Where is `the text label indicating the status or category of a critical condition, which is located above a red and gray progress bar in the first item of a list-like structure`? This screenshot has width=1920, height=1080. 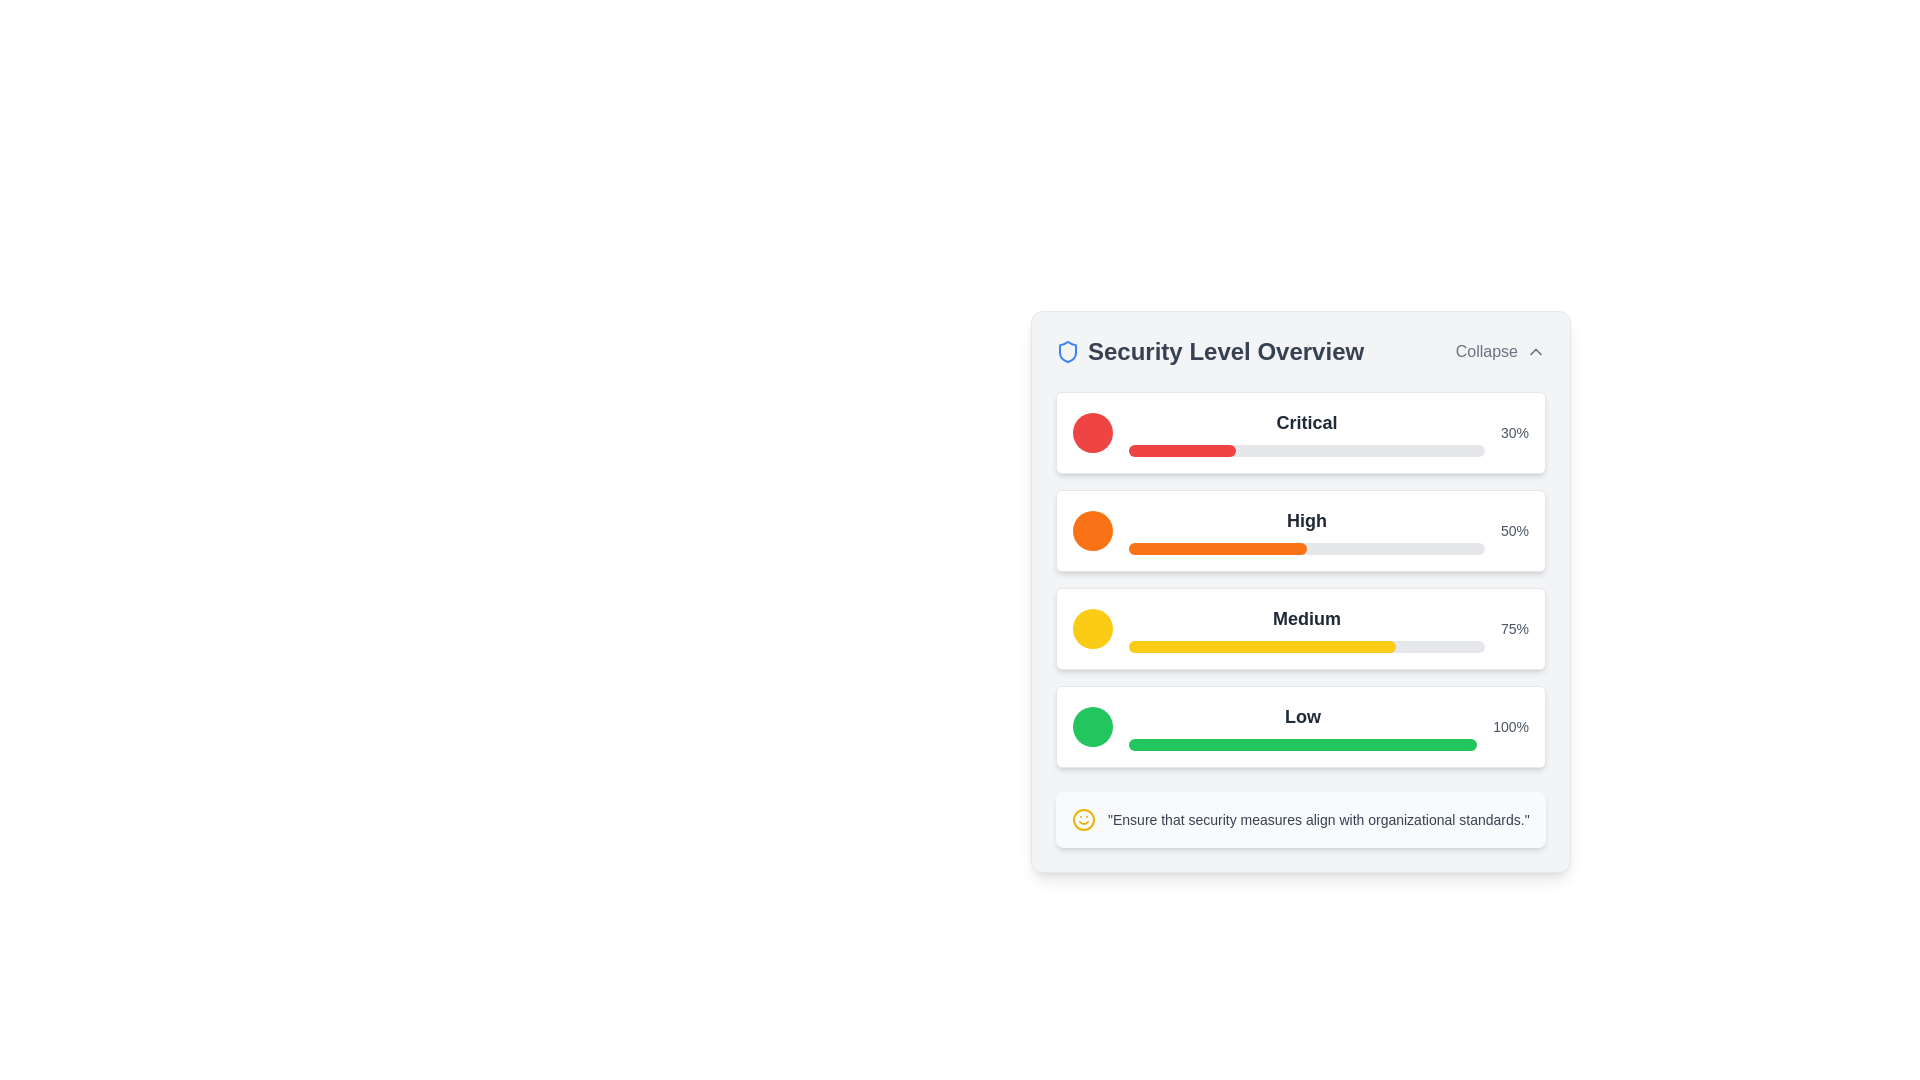 the text label indicating the status or category of a critical condition, which is located above a red and gray progress bar in the first item of a list-like structure is located at coordinates (1306, 431).